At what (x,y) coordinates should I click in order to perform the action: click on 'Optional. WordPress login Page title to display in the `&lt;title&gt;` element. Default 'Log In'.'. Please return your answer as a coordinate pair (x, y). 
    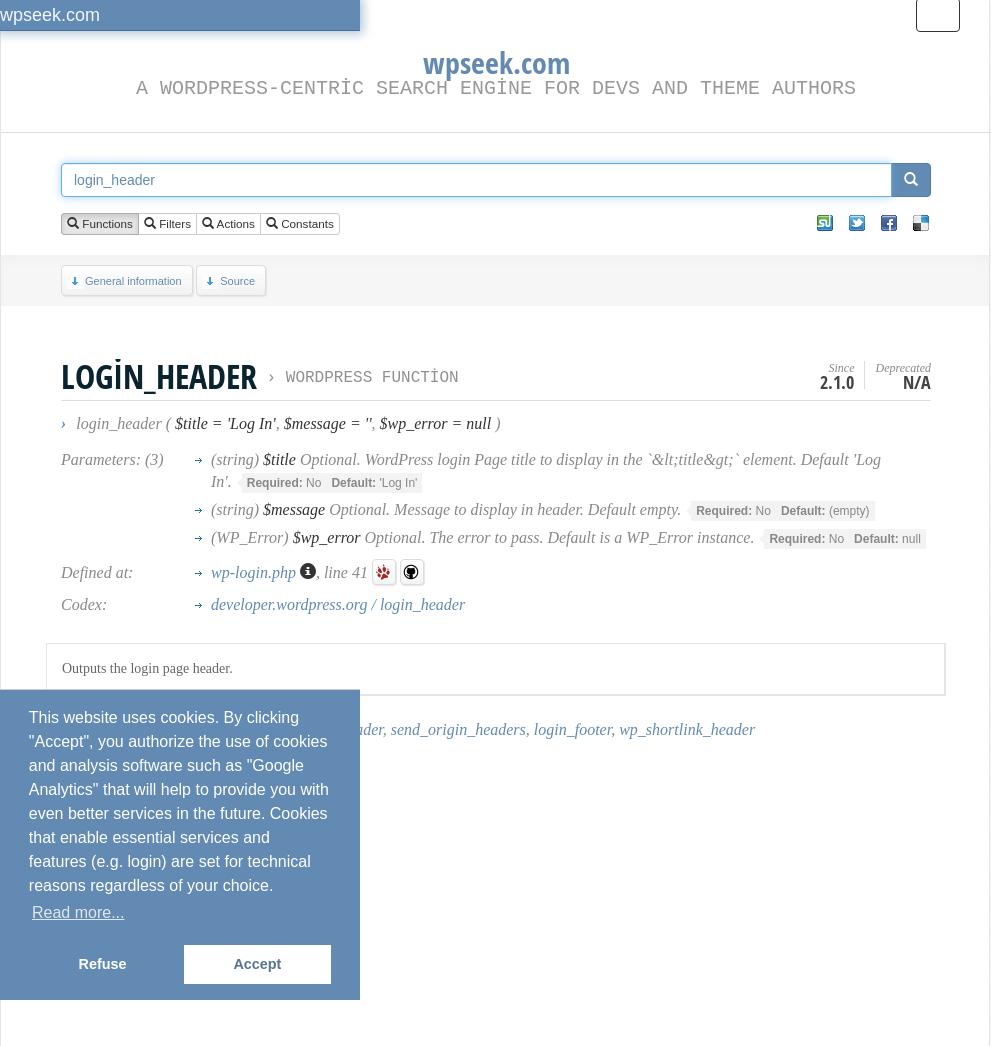
    Looking at the image, I should click on (209, 469).